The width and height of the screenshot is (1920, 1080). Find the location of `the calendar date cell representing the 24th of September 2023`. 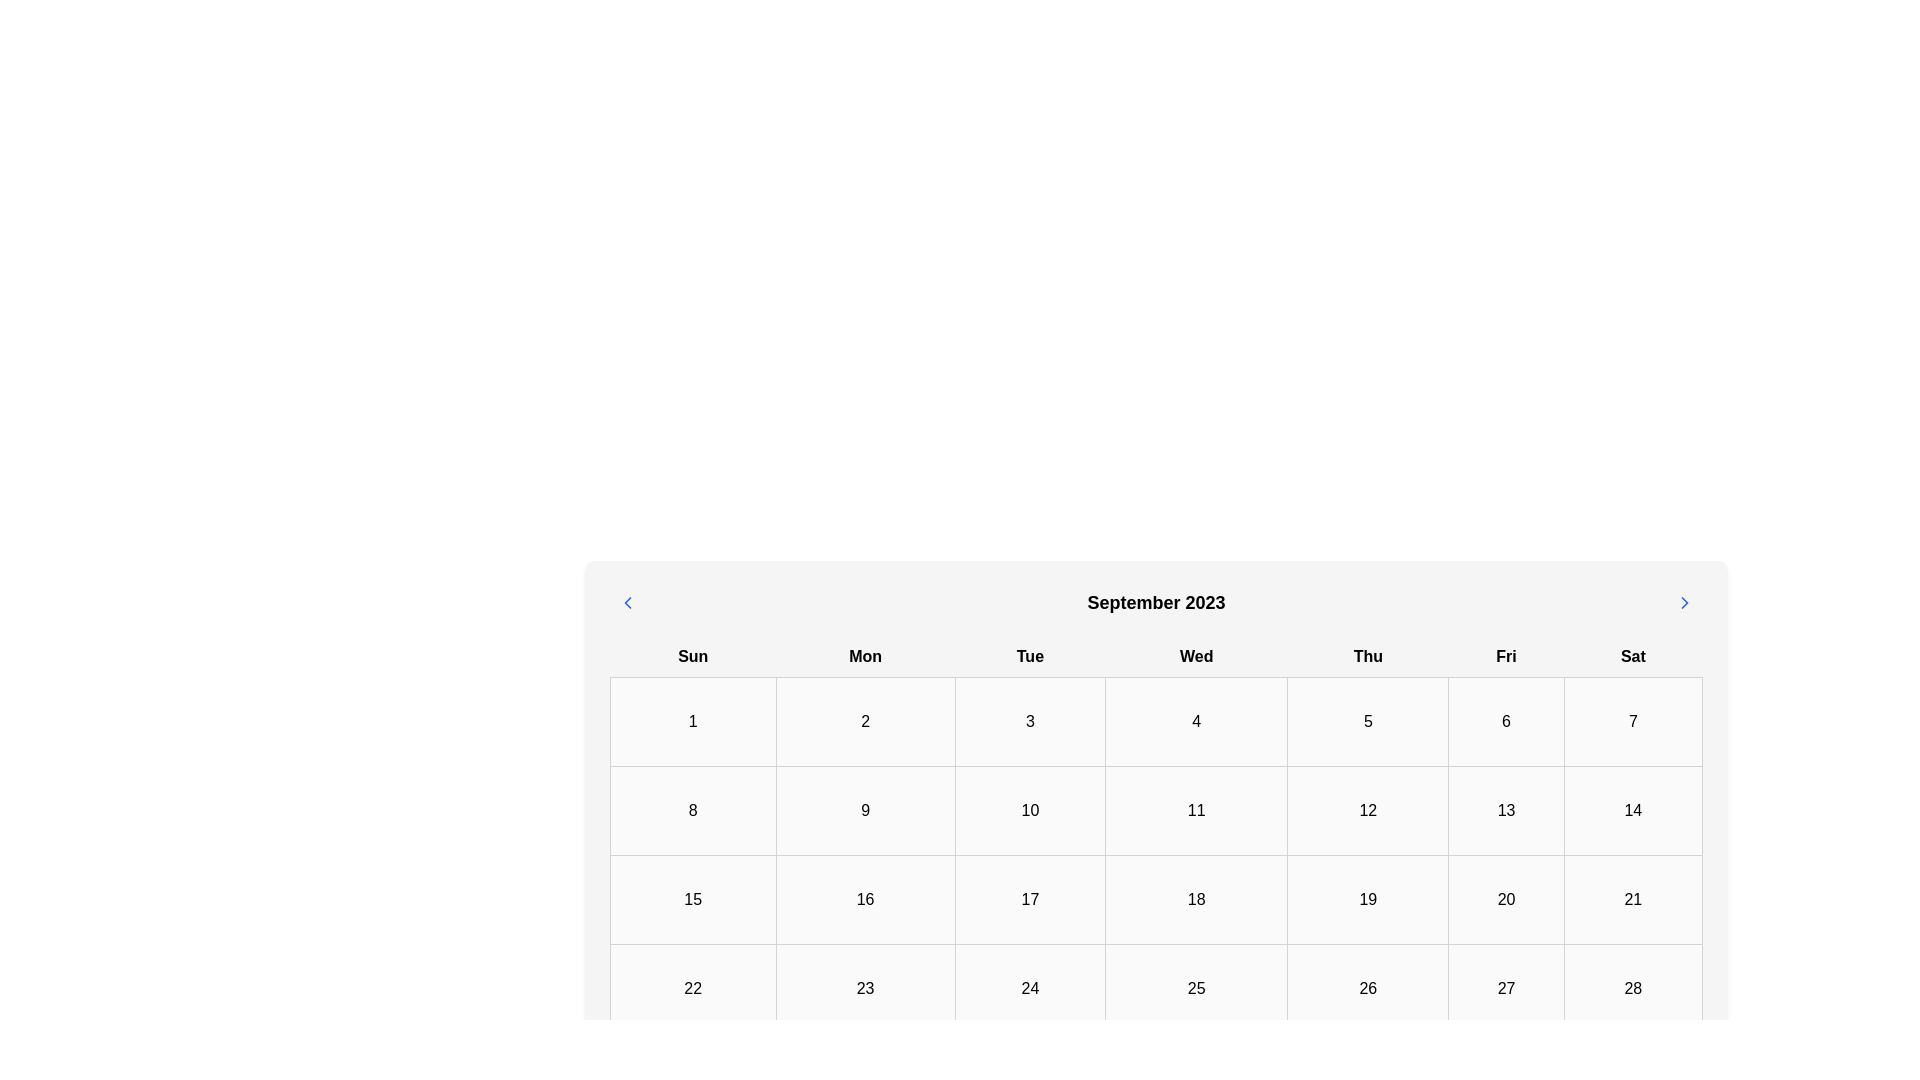

the calendar date cell representing the 24th of September 2023 is located at coordinates (1030, 987).